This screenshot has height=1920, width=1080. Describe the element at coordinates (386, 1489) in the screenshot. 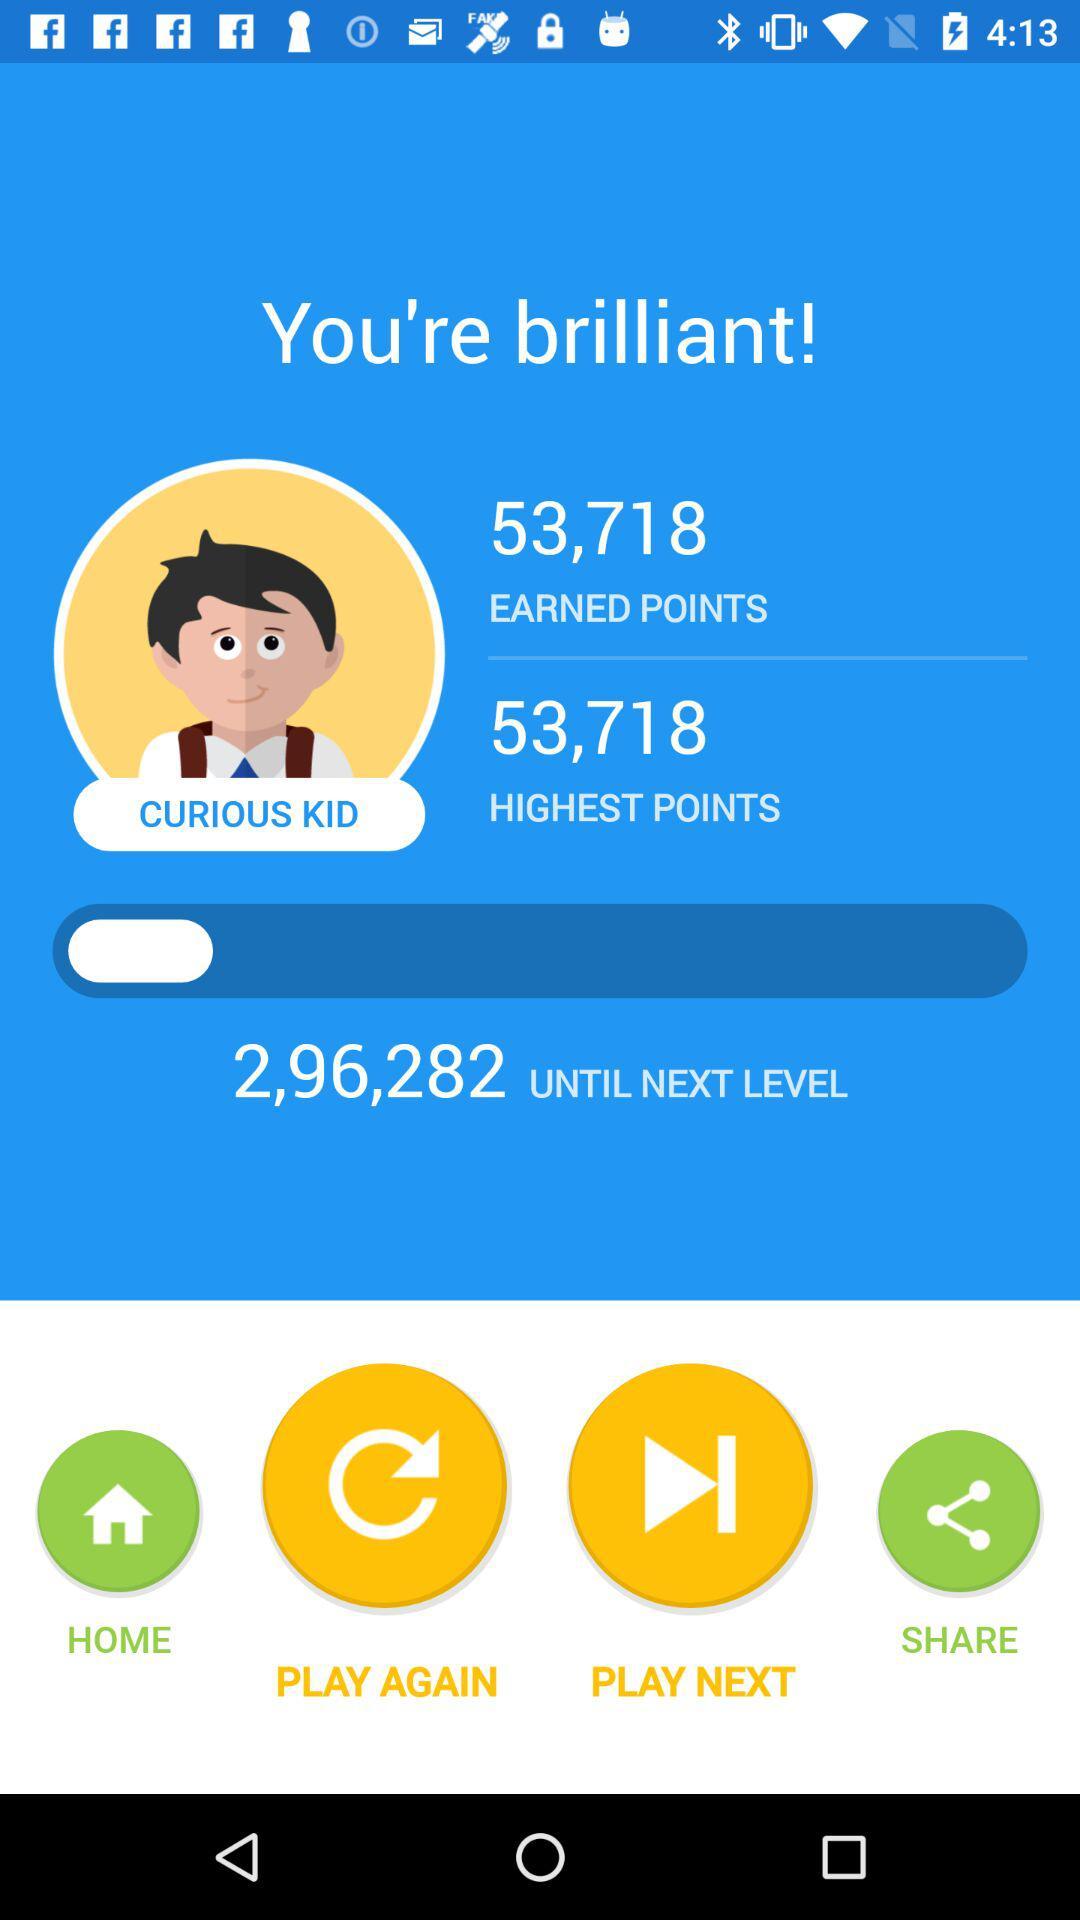

I see `again` at that location.